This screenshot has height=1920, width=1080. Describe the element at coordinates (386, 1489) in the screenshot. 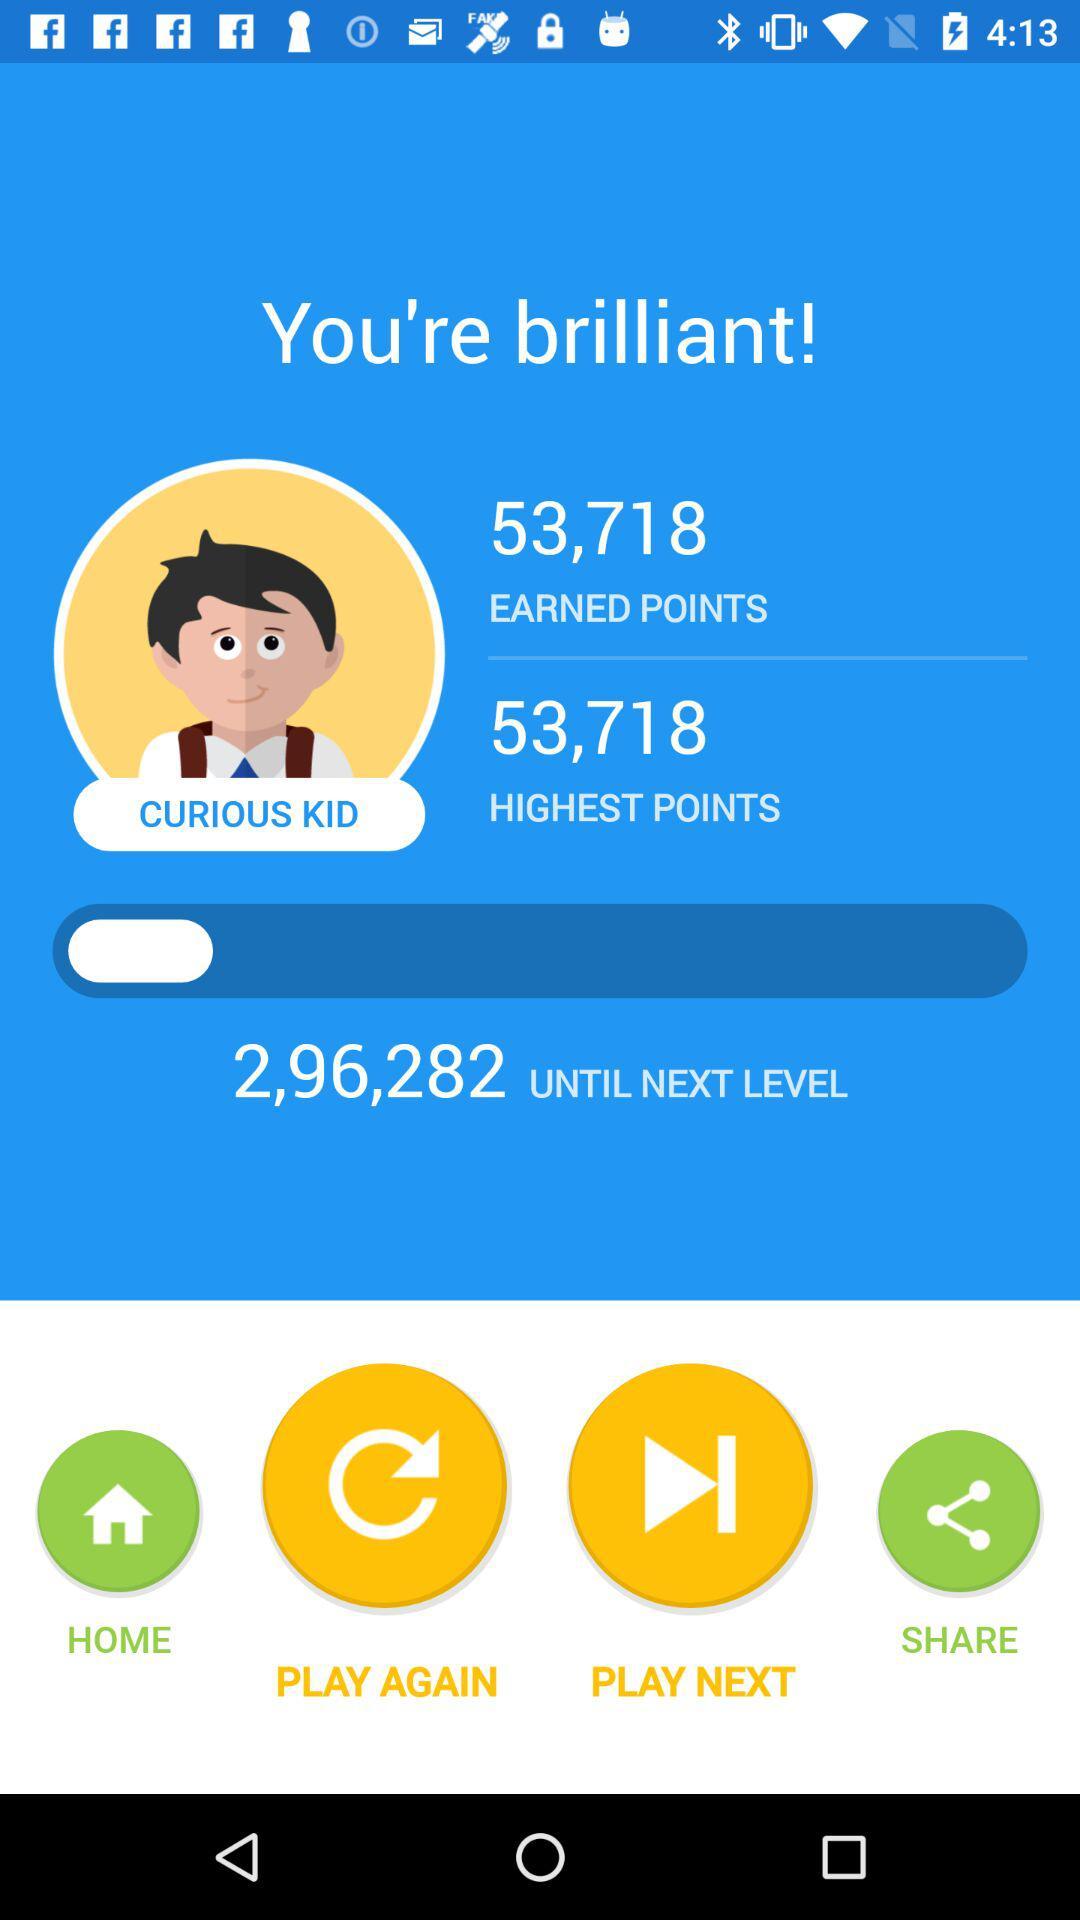

I see `again` at that location.